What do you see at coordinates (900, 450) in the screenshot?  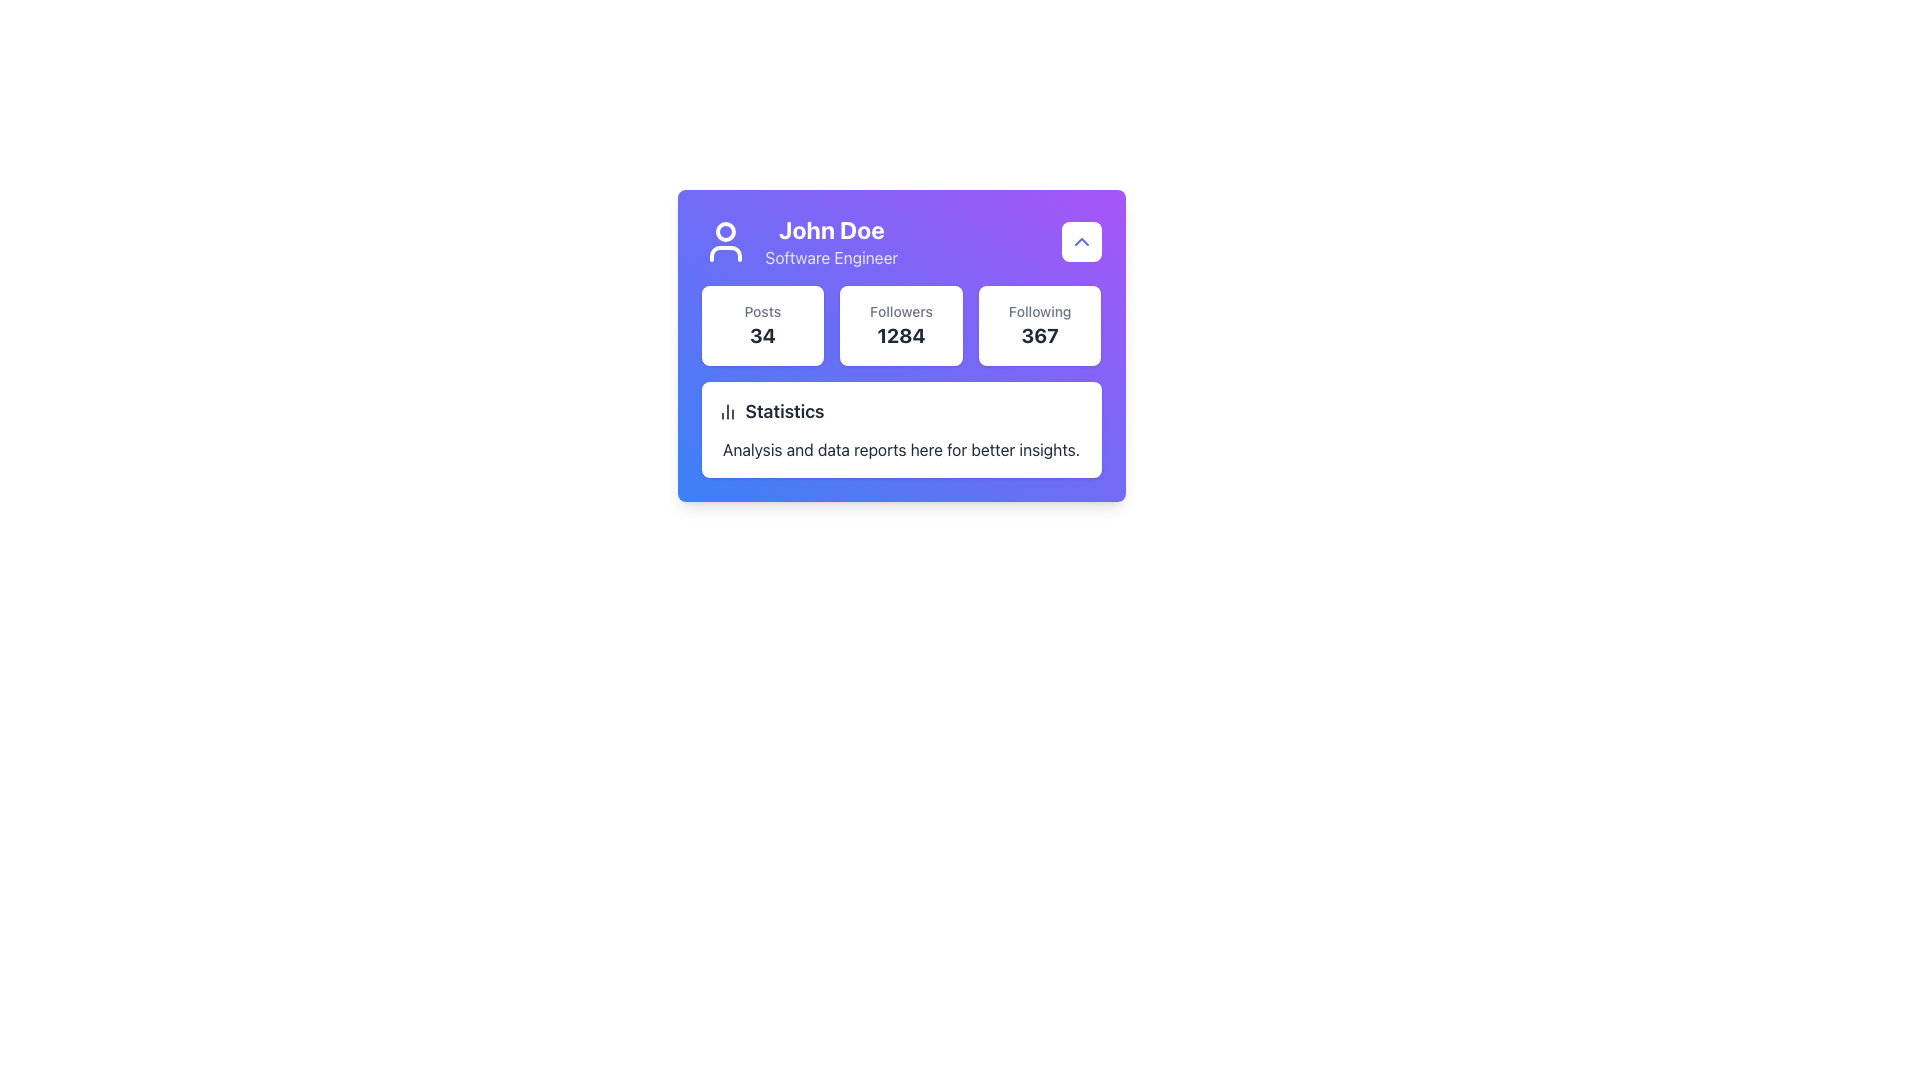 I see `text label providing descriptive information under the 'Statistics' section, which is centrally aligned in a white boxed layout` at bounding box center [900, 450].